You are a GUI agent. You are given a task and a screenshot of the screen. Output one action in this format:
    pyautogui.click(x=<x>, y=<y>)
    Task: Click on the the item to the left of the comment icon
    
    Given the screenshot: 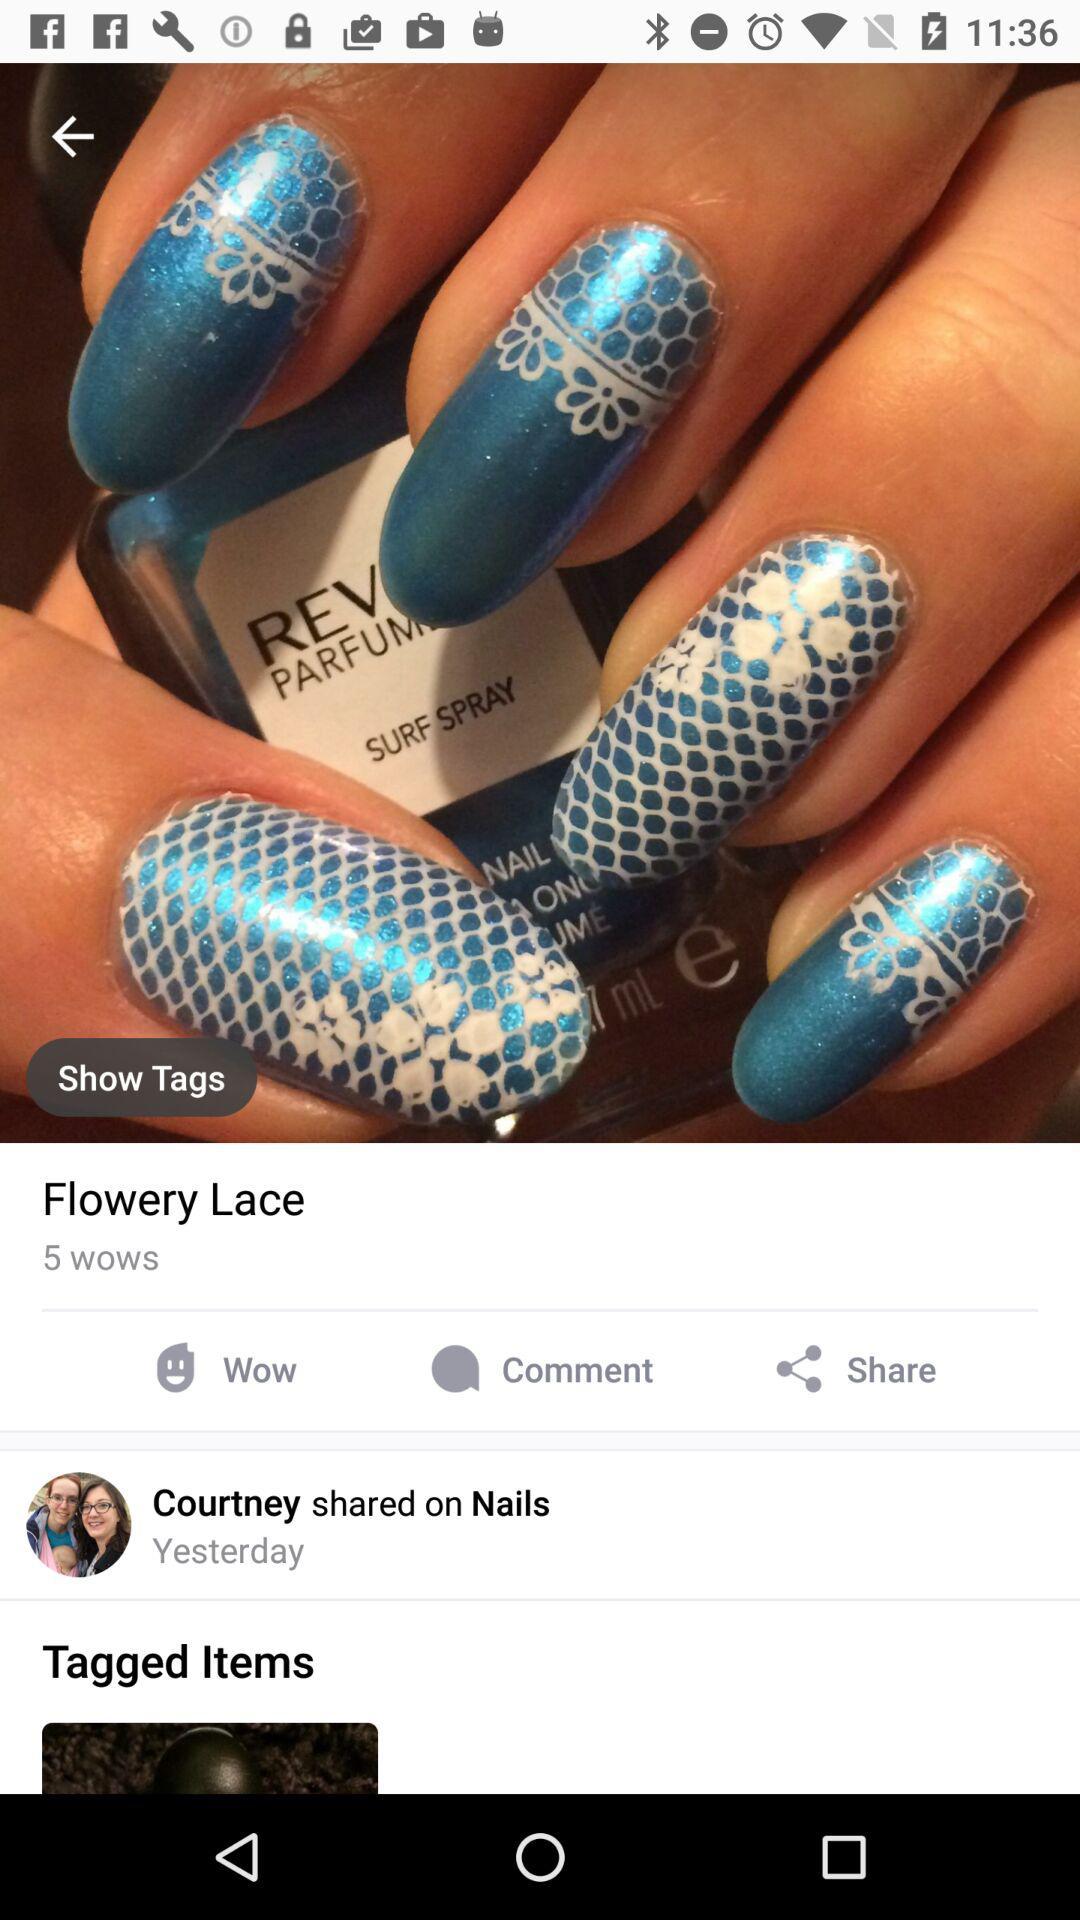 What is the action you would take?
    pyautogui.click(x=220, y=1368)
    